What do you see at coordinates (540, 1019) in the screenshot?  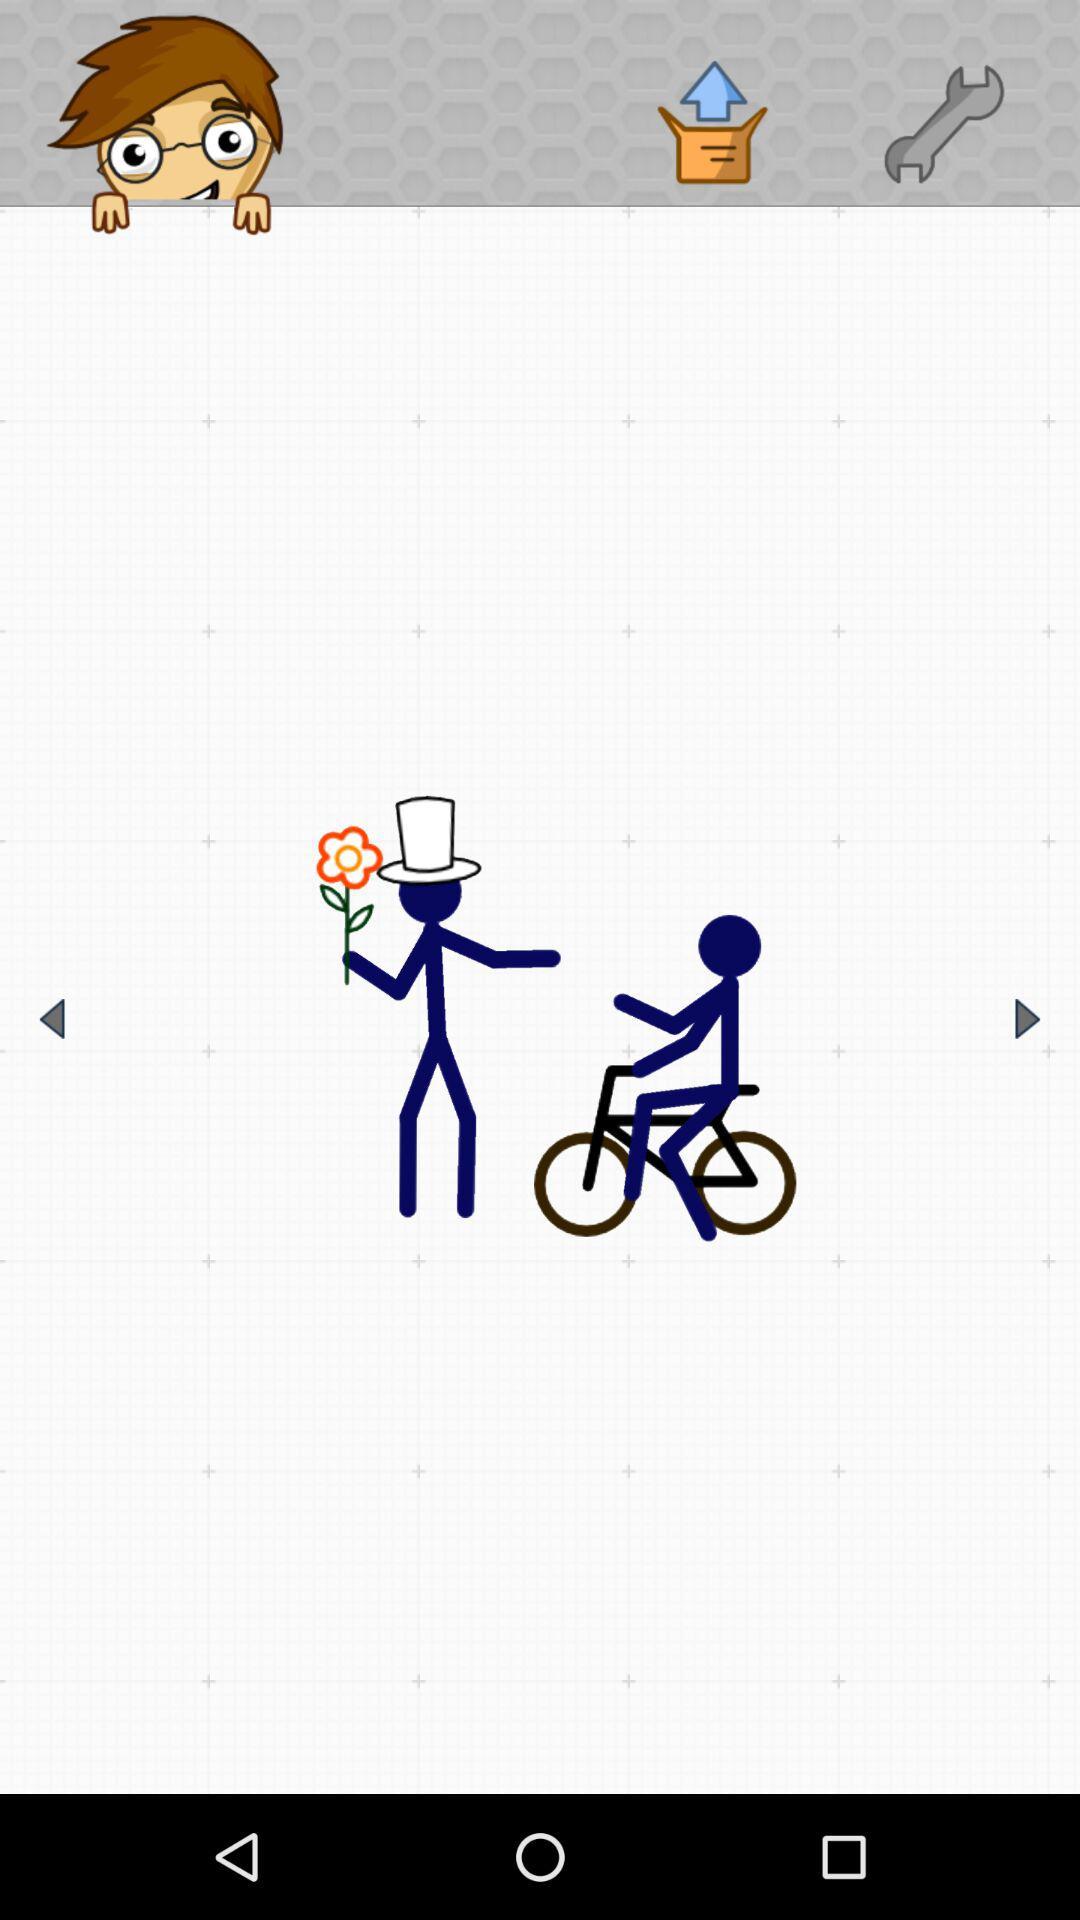 I see `main image` at bounding box center [540, 1019].